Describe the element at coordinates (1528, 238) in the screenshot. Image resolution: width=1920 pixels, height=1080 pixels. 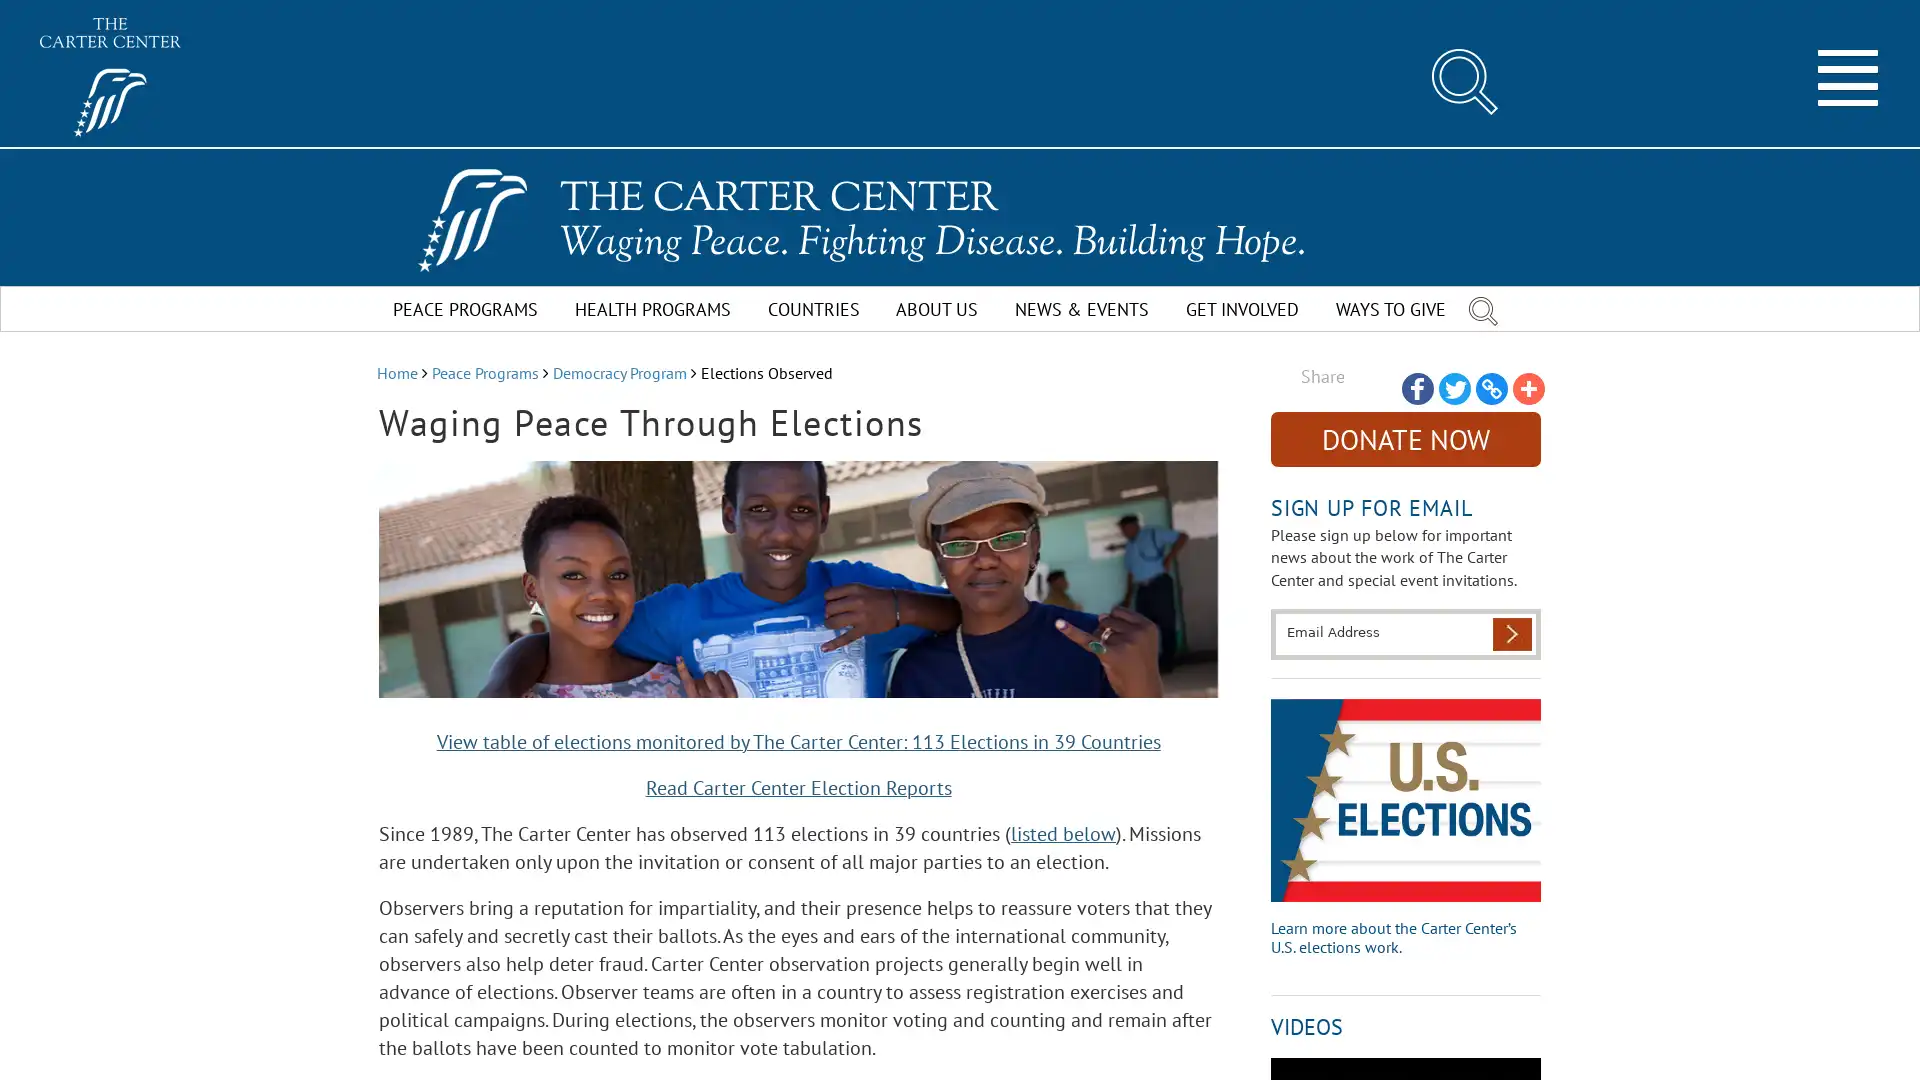
I see `Share to More` at that location.